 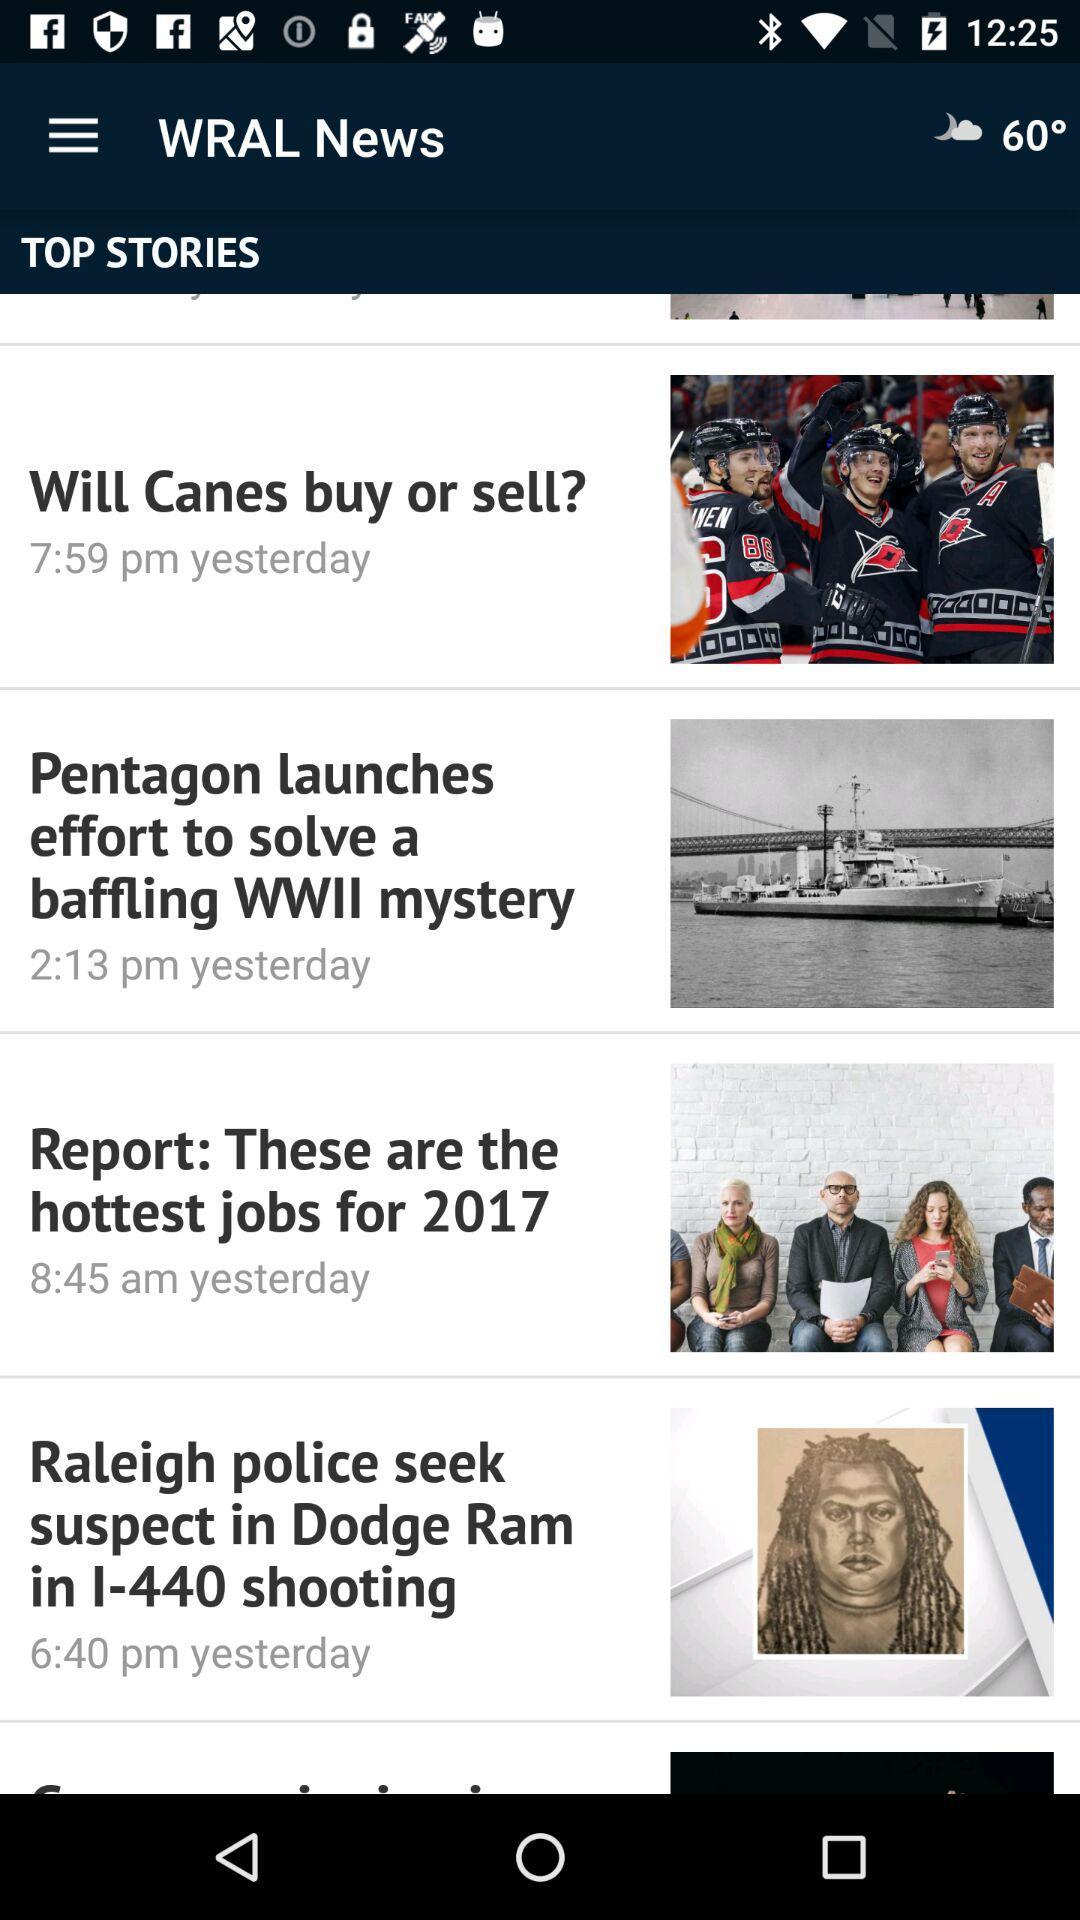 What do you see at coordinates (321, 963) in the screenshot?
I see `the 2 13 pm icon` at bounding box center [321, 963].